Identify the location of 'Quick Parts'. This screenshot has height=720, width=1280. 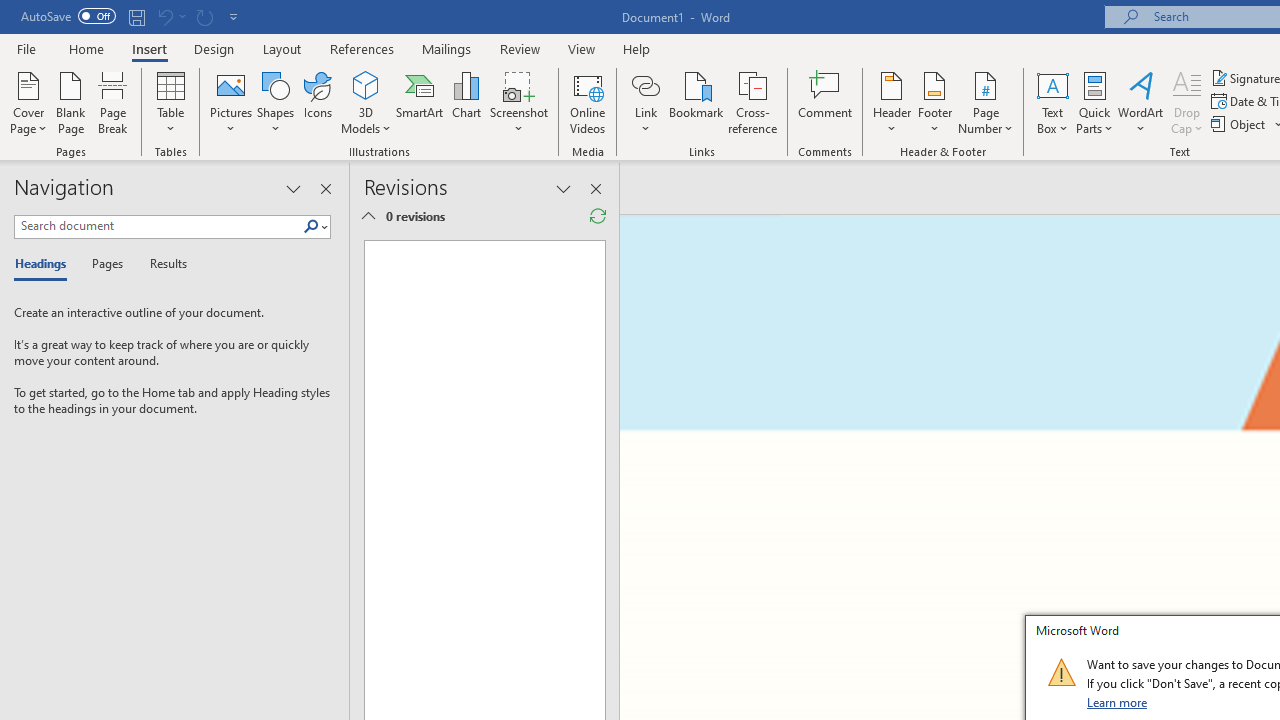
(1094, 103).